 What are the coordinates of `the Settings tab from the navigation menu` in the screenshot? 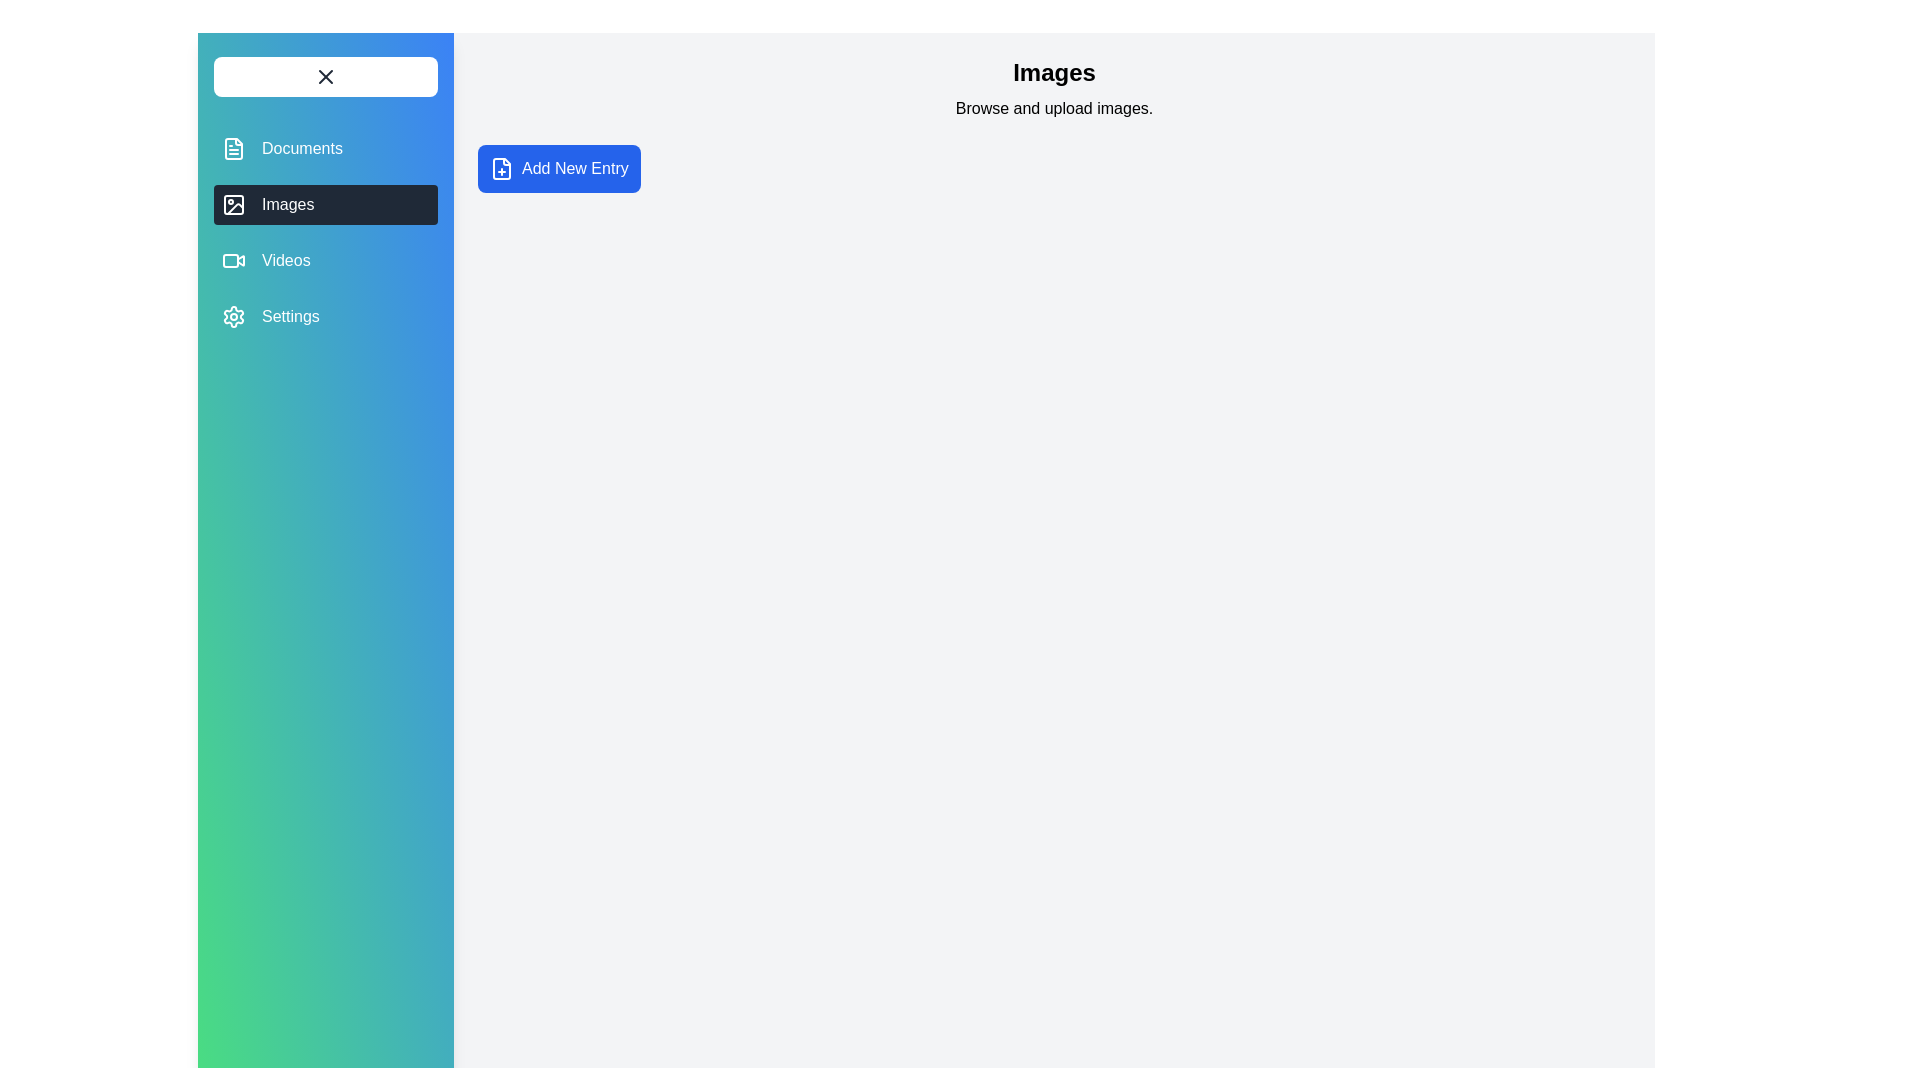 It's located at (326, 315).